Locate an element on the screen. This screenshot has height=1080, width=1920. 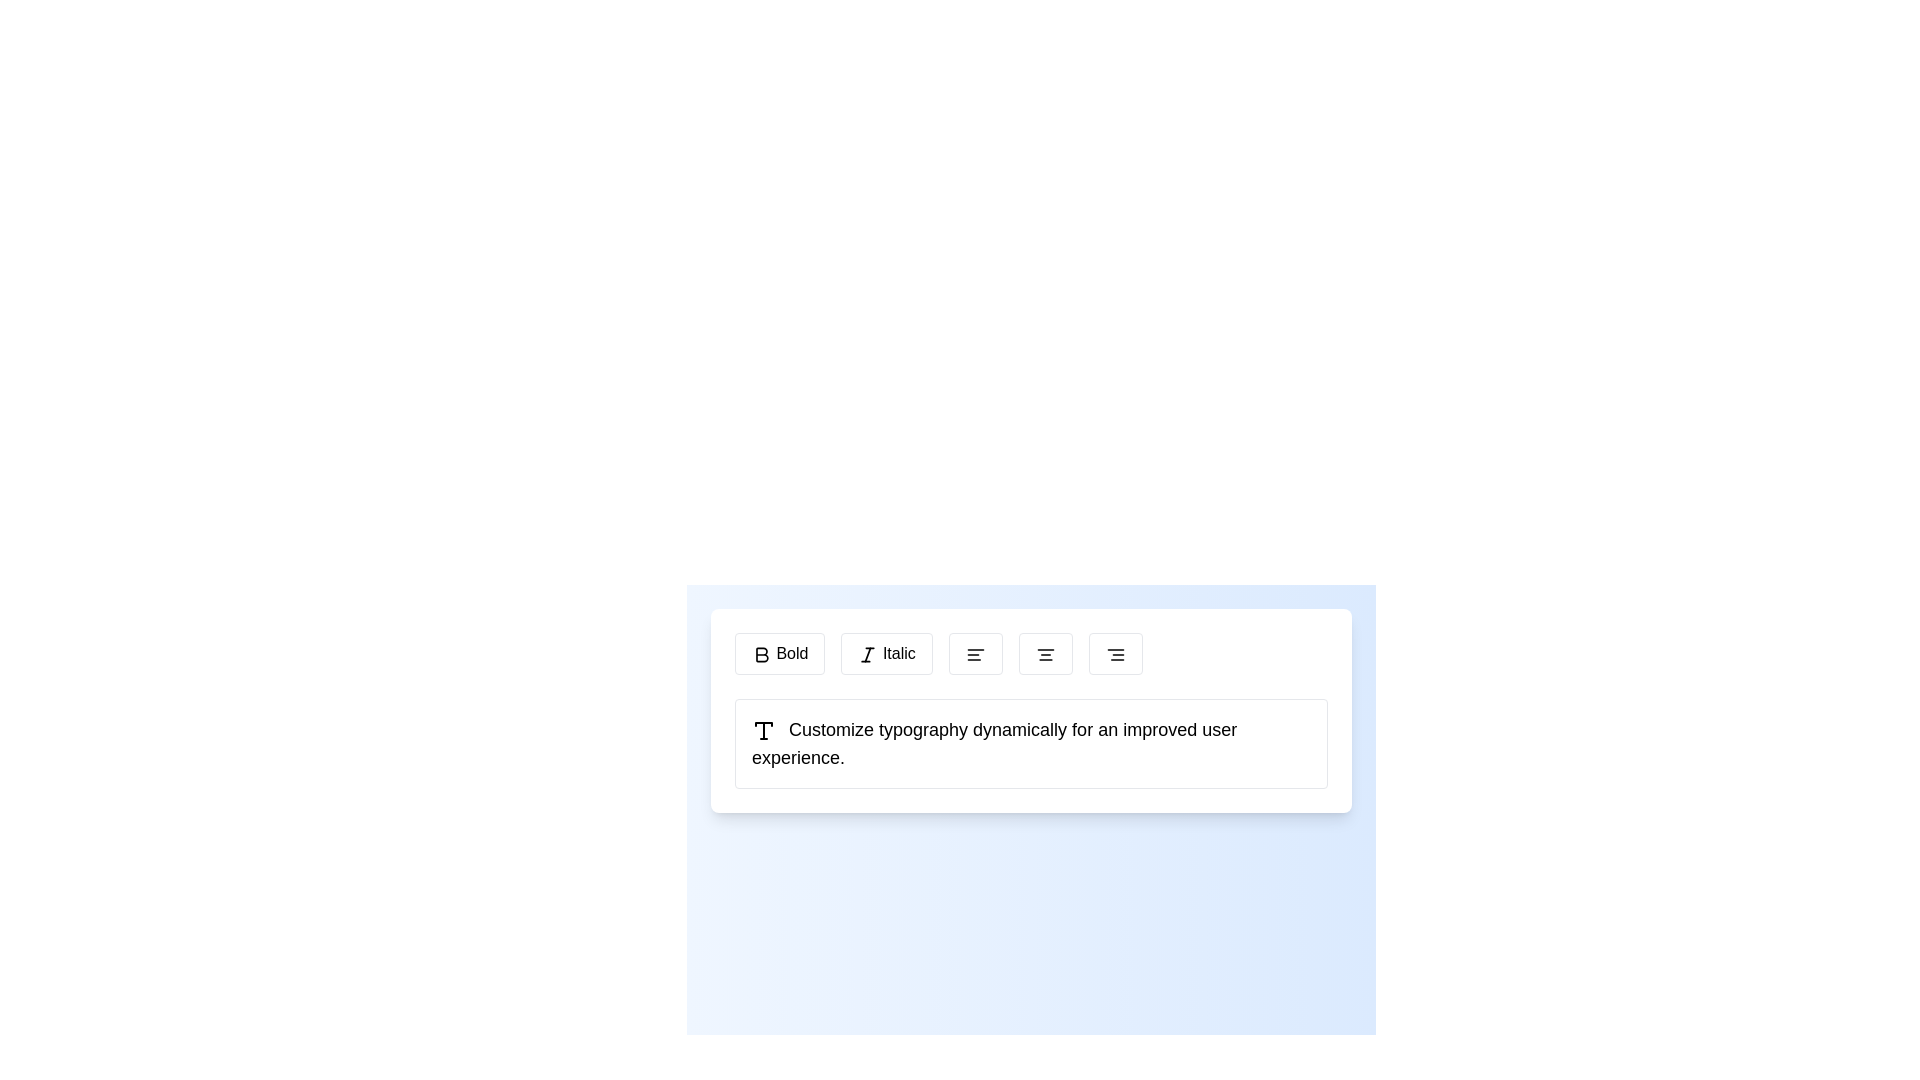
the italic styling button located in the formatting toolbar is located at coordinates (886, 654).